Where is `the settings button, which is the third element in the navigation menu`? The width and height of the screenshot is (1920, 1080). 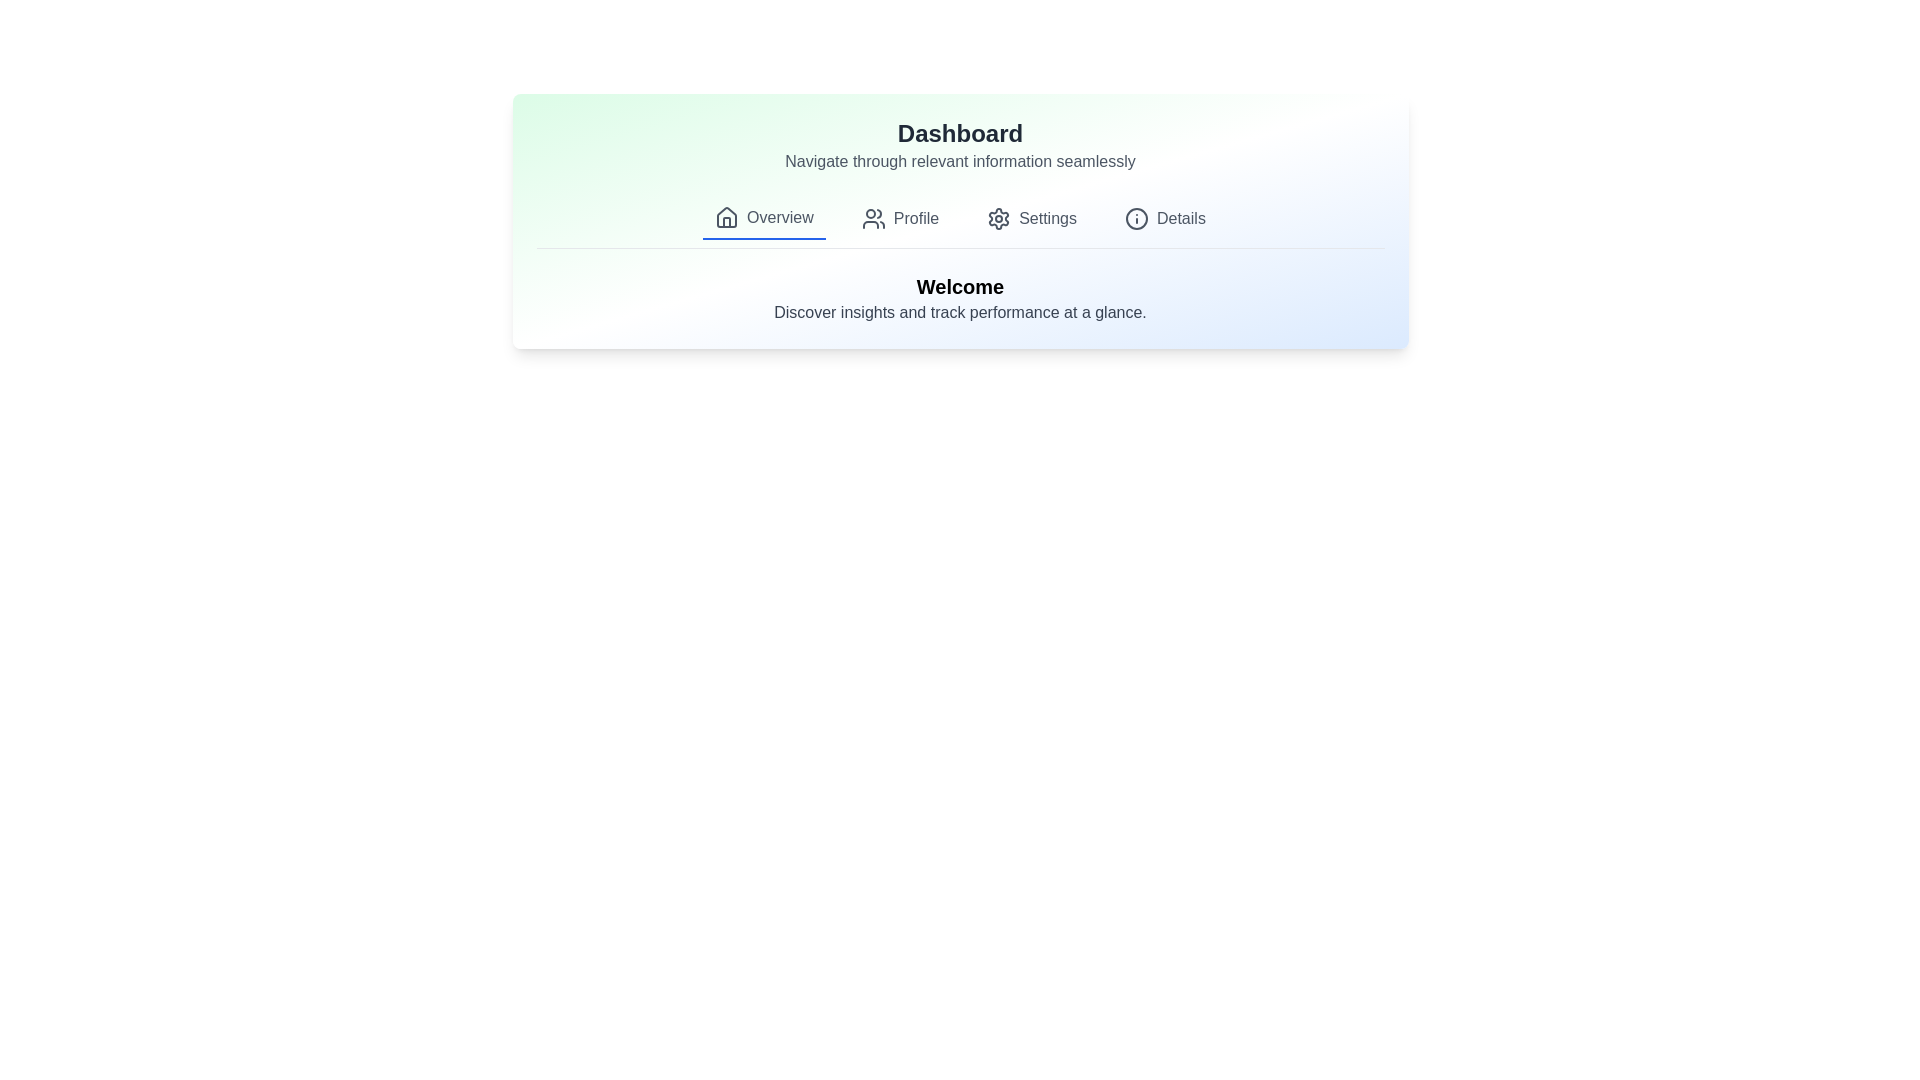
the settings button, which is the third element in the navigation menu is located at coordinates (1032, 219).